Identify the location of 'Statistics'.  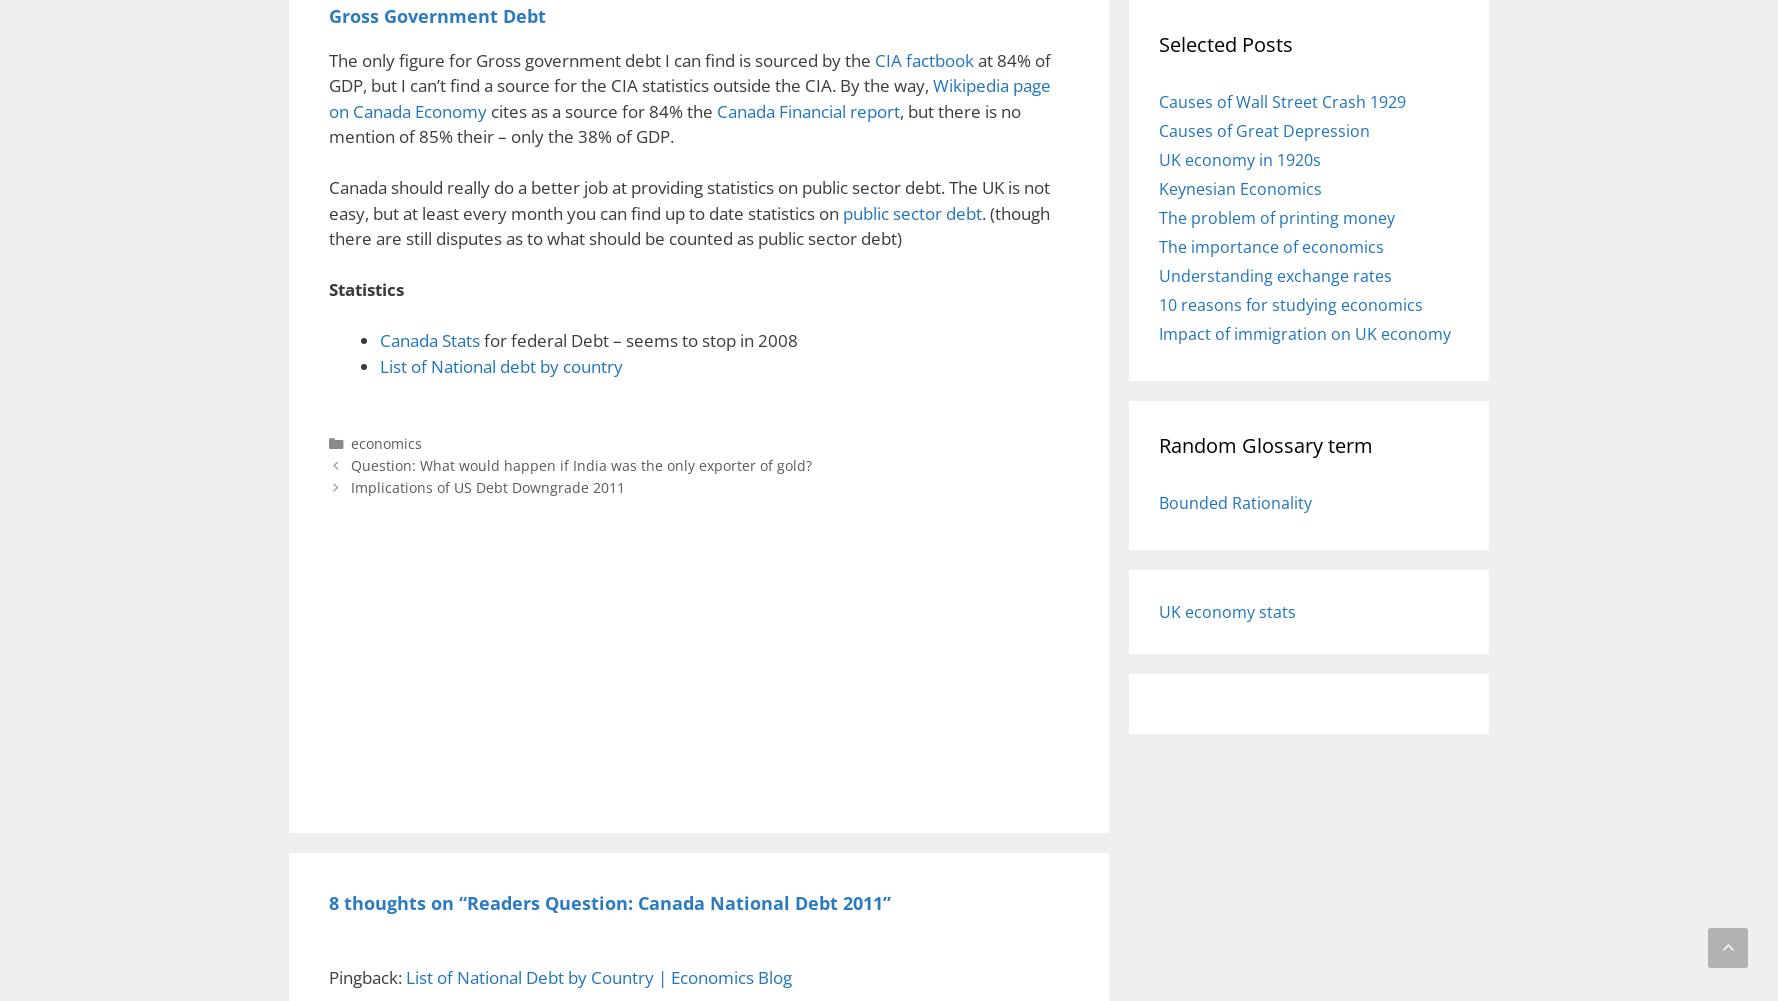
(327, 289).